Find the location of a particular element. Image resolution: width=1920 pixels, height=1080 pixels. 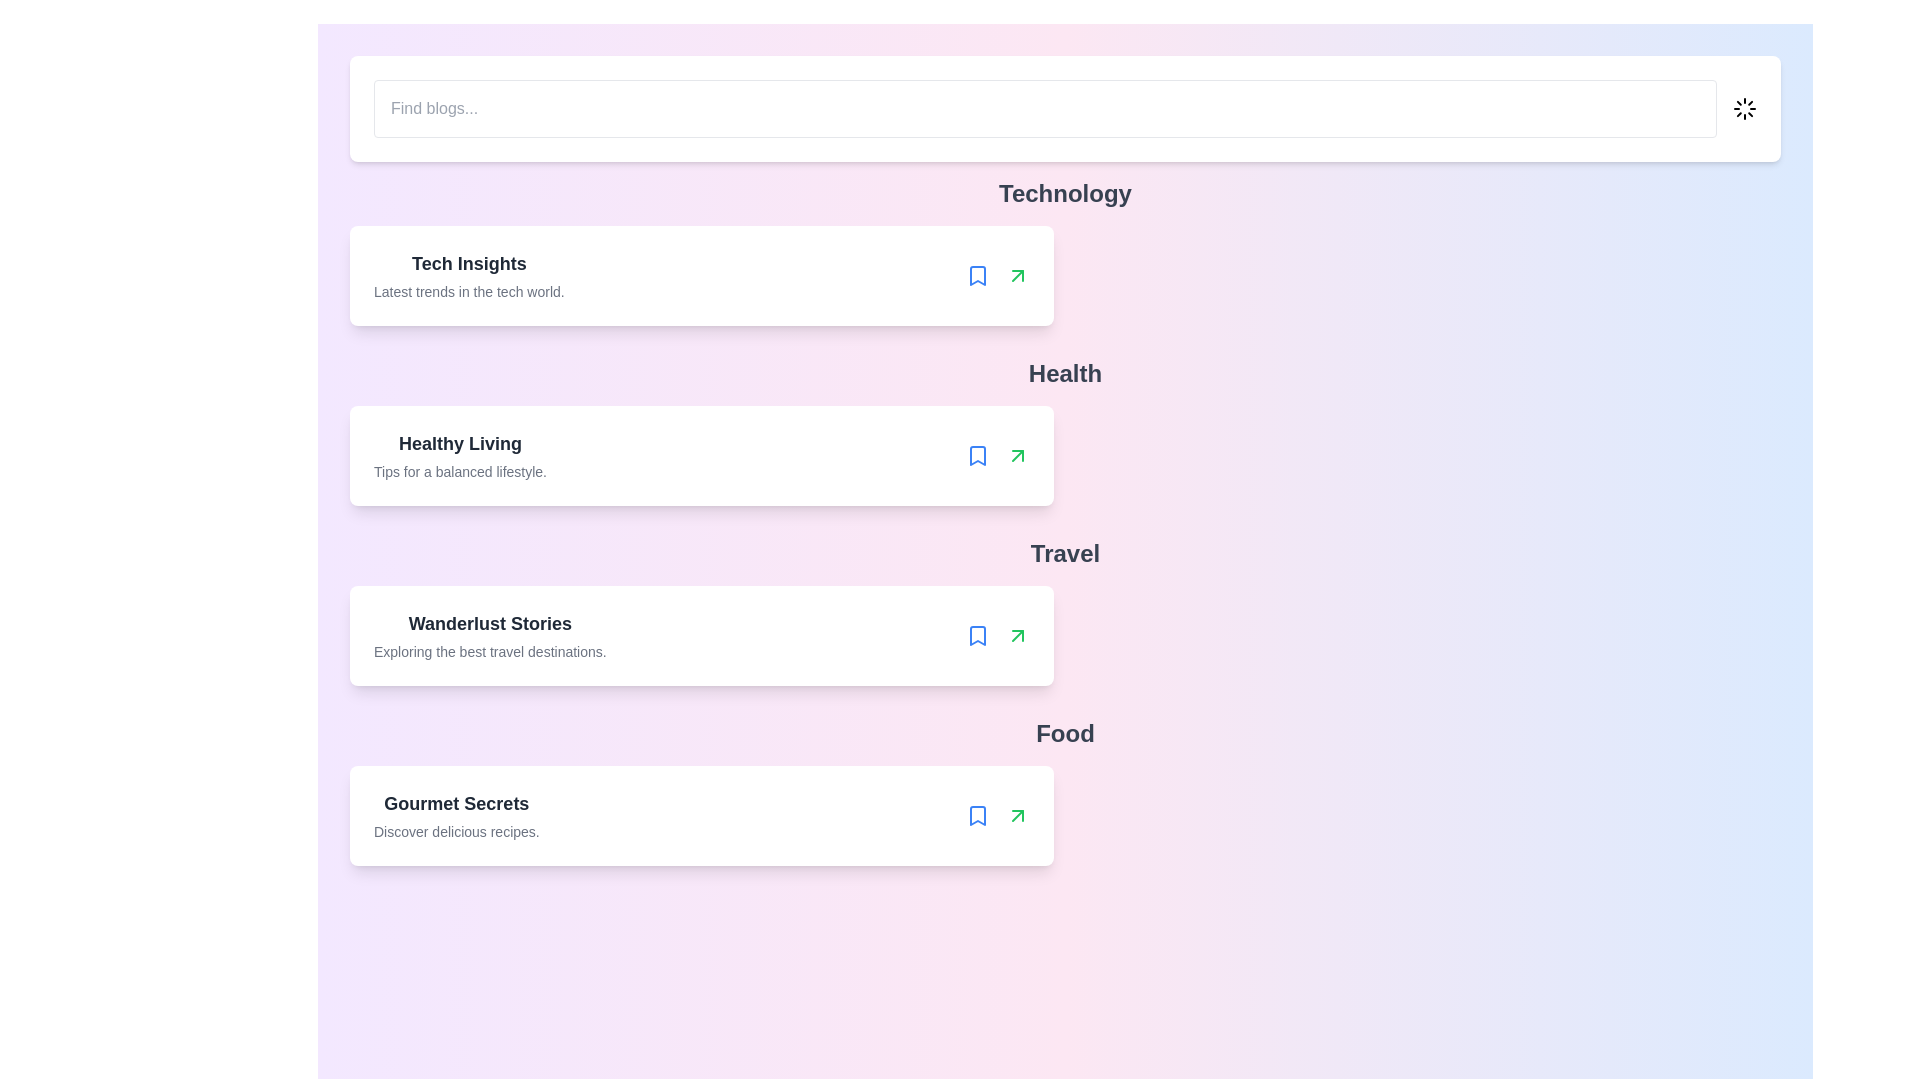

the Icon/Bookmark located at the top right corner of the 'Gourmet Secrets' card in the 'Food' section, adjacent to a right-facing arrow icon is located at coordinates (977, 816).